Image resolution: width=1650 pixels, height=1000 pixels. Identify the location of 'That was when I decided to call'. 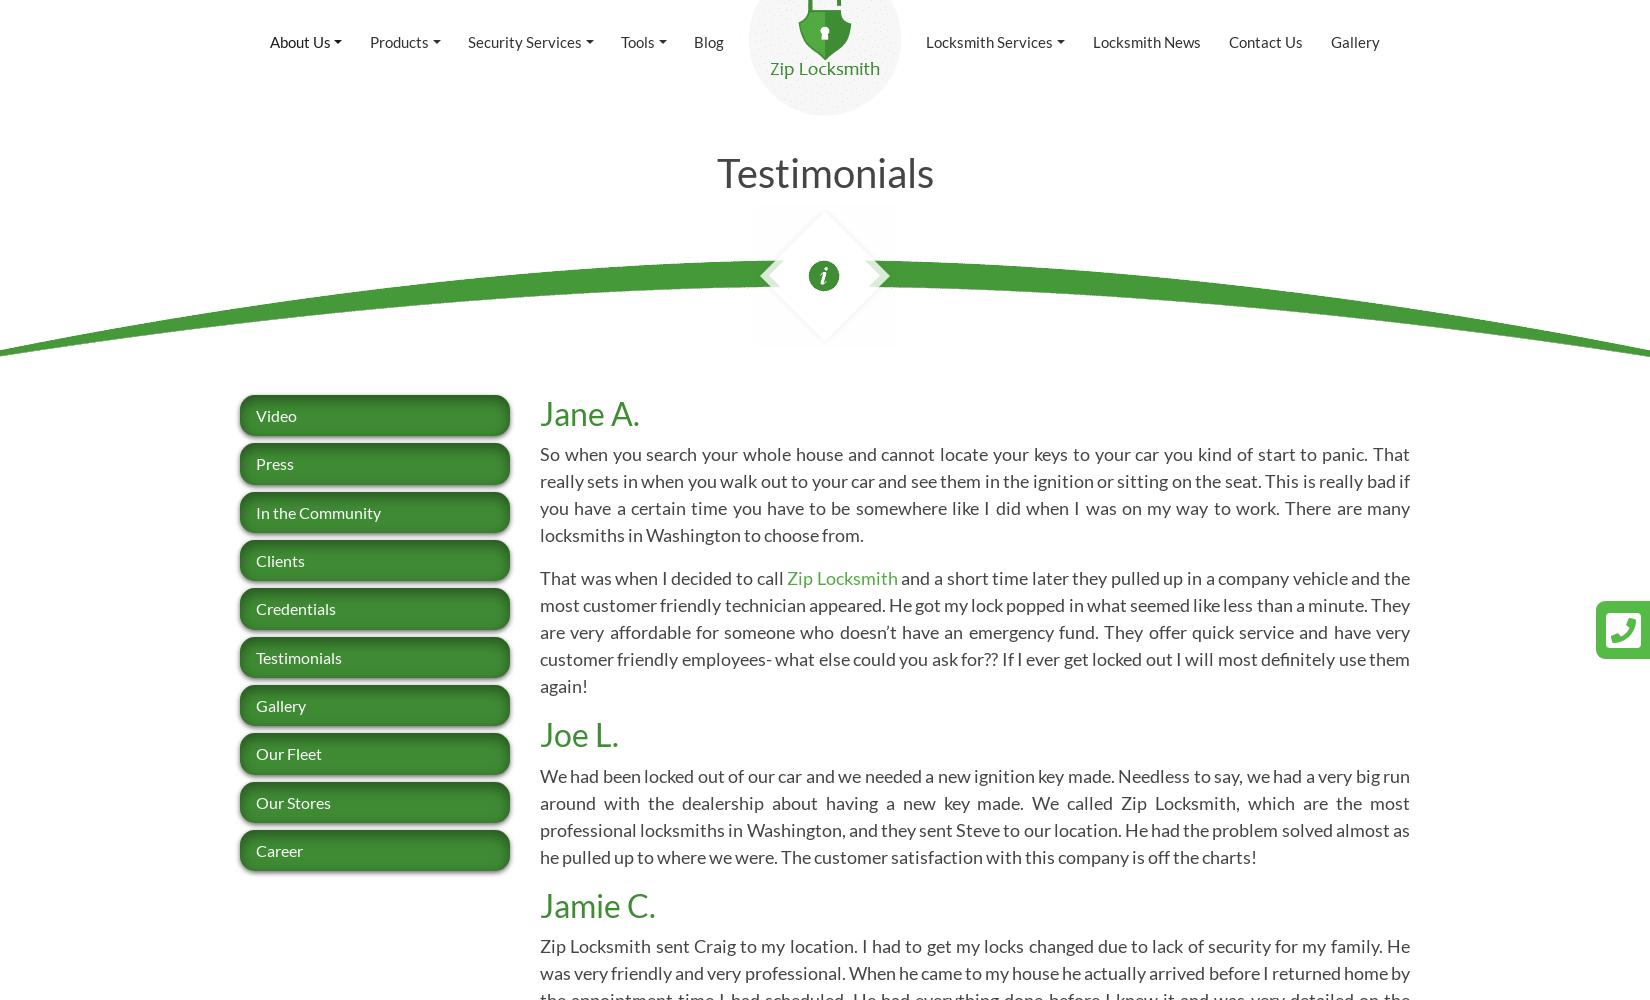
(662, 577).